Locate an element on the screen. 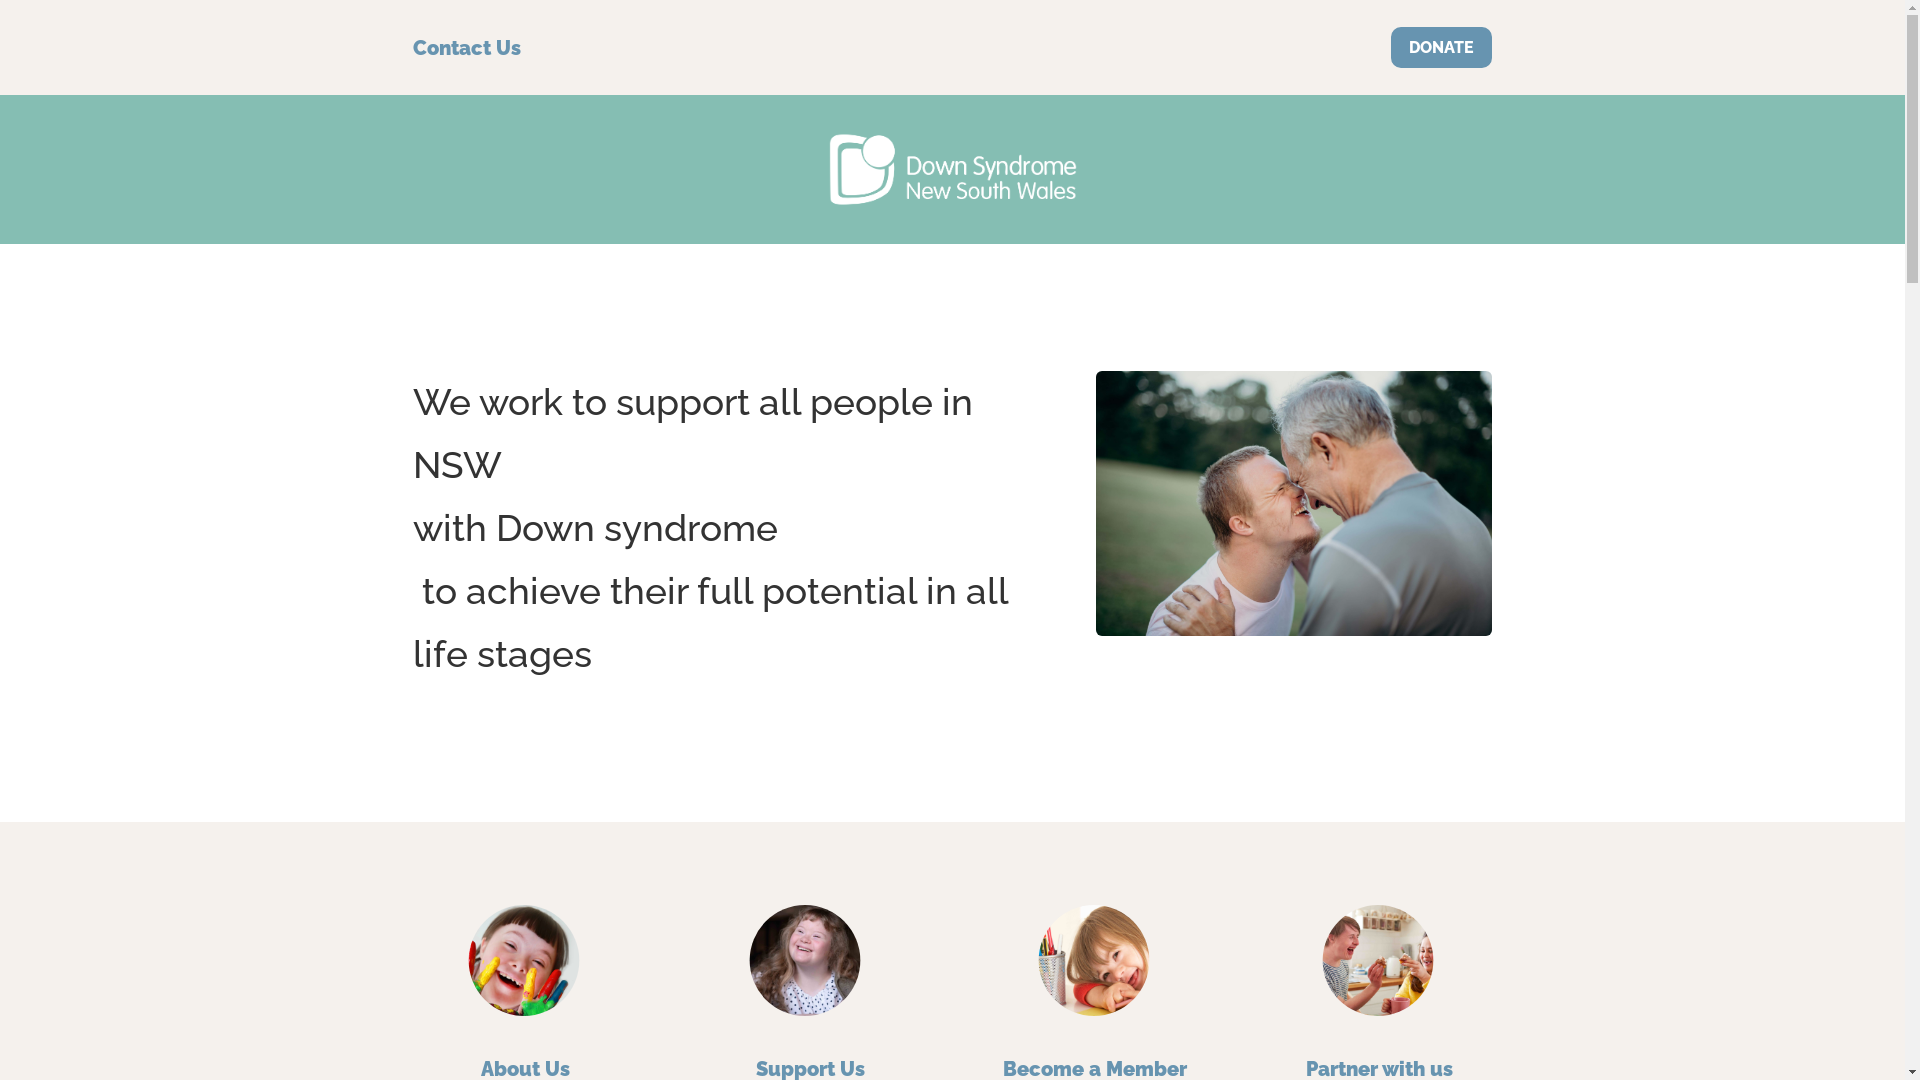  'DS Vector-white' is located at coordinates (952, 168).